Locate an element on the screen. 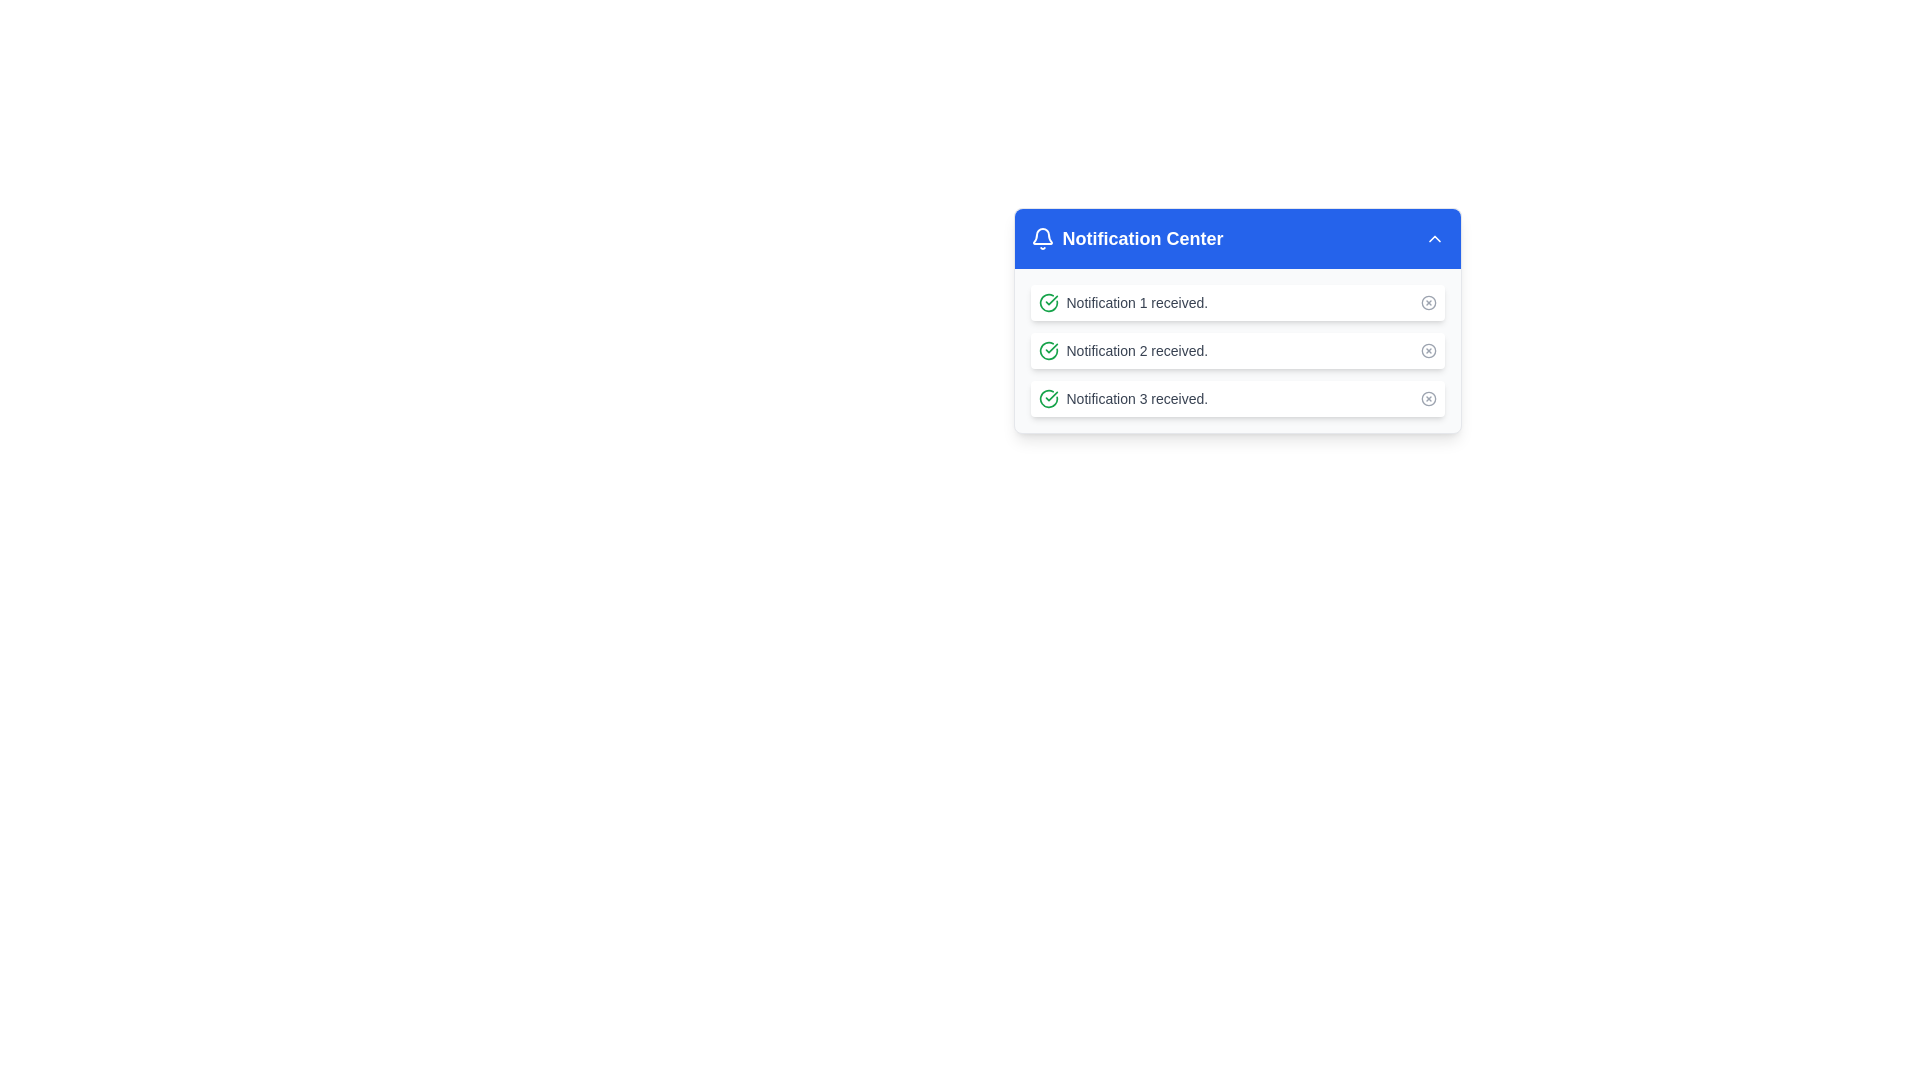 This screenshot has height=1080, width=1920. the text label that reads 'Notification 3 received.' with a green checkmark icon to its left, located in the Notification Center popup is located at coordinates (1123, 398).